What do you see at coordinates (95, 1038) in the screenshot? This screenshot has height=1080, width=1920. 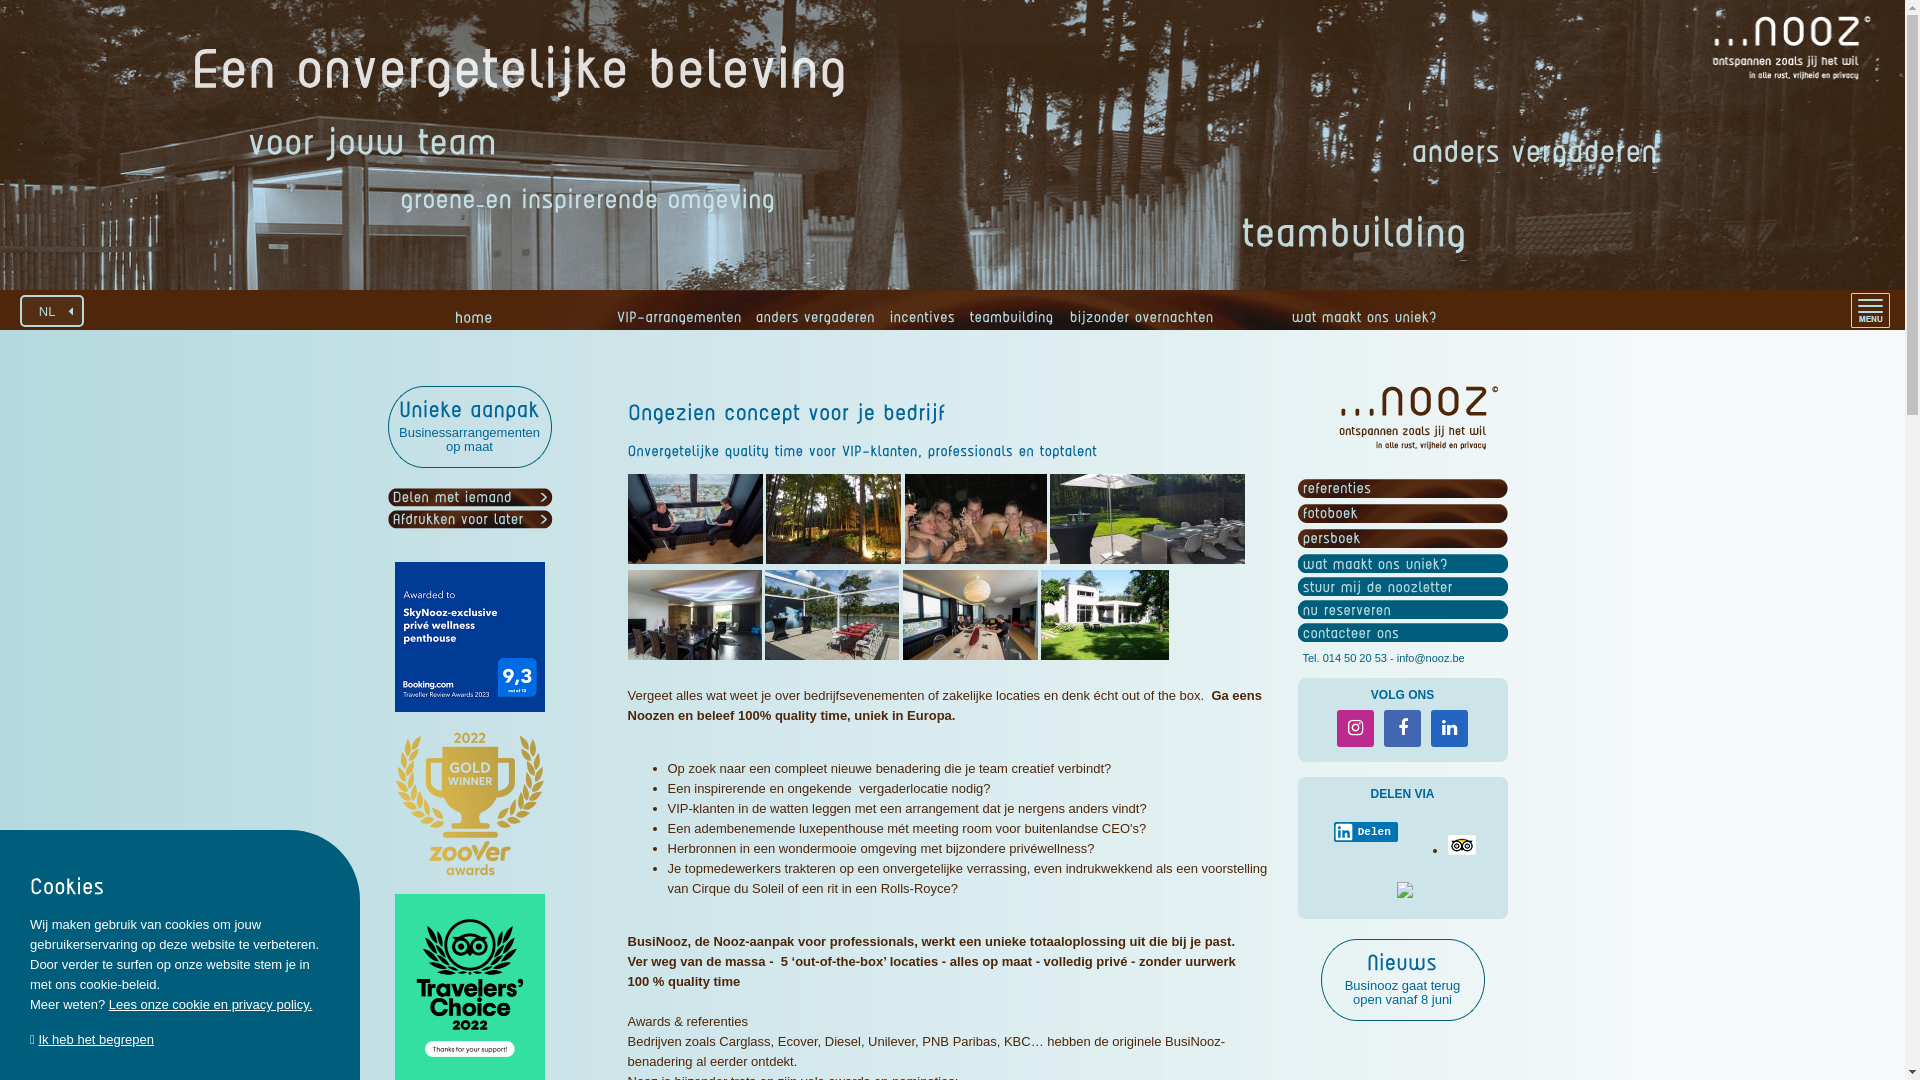 I see `'Ik heb het begrepen'` at bounding box center [95, 1038].